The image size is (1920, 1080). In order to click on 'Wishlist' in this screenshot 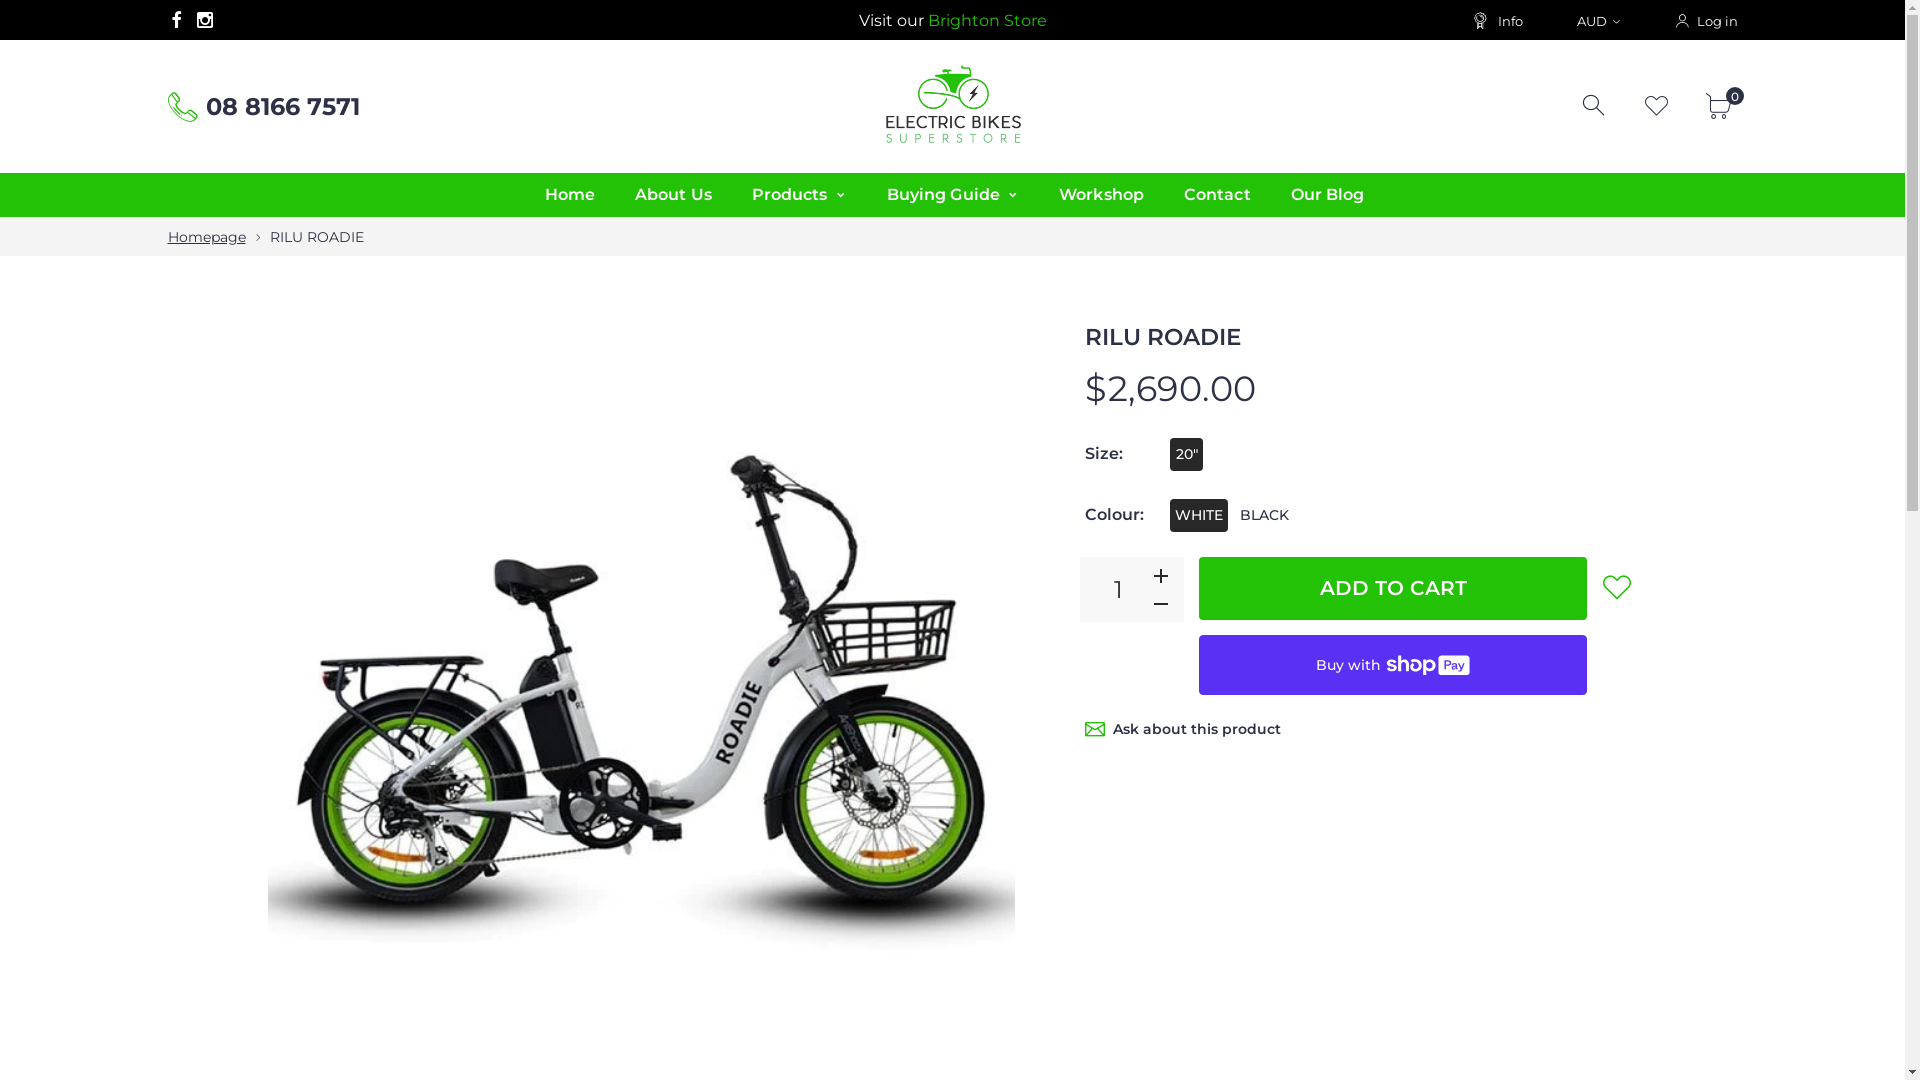, I will do `click(1656, 105)`.